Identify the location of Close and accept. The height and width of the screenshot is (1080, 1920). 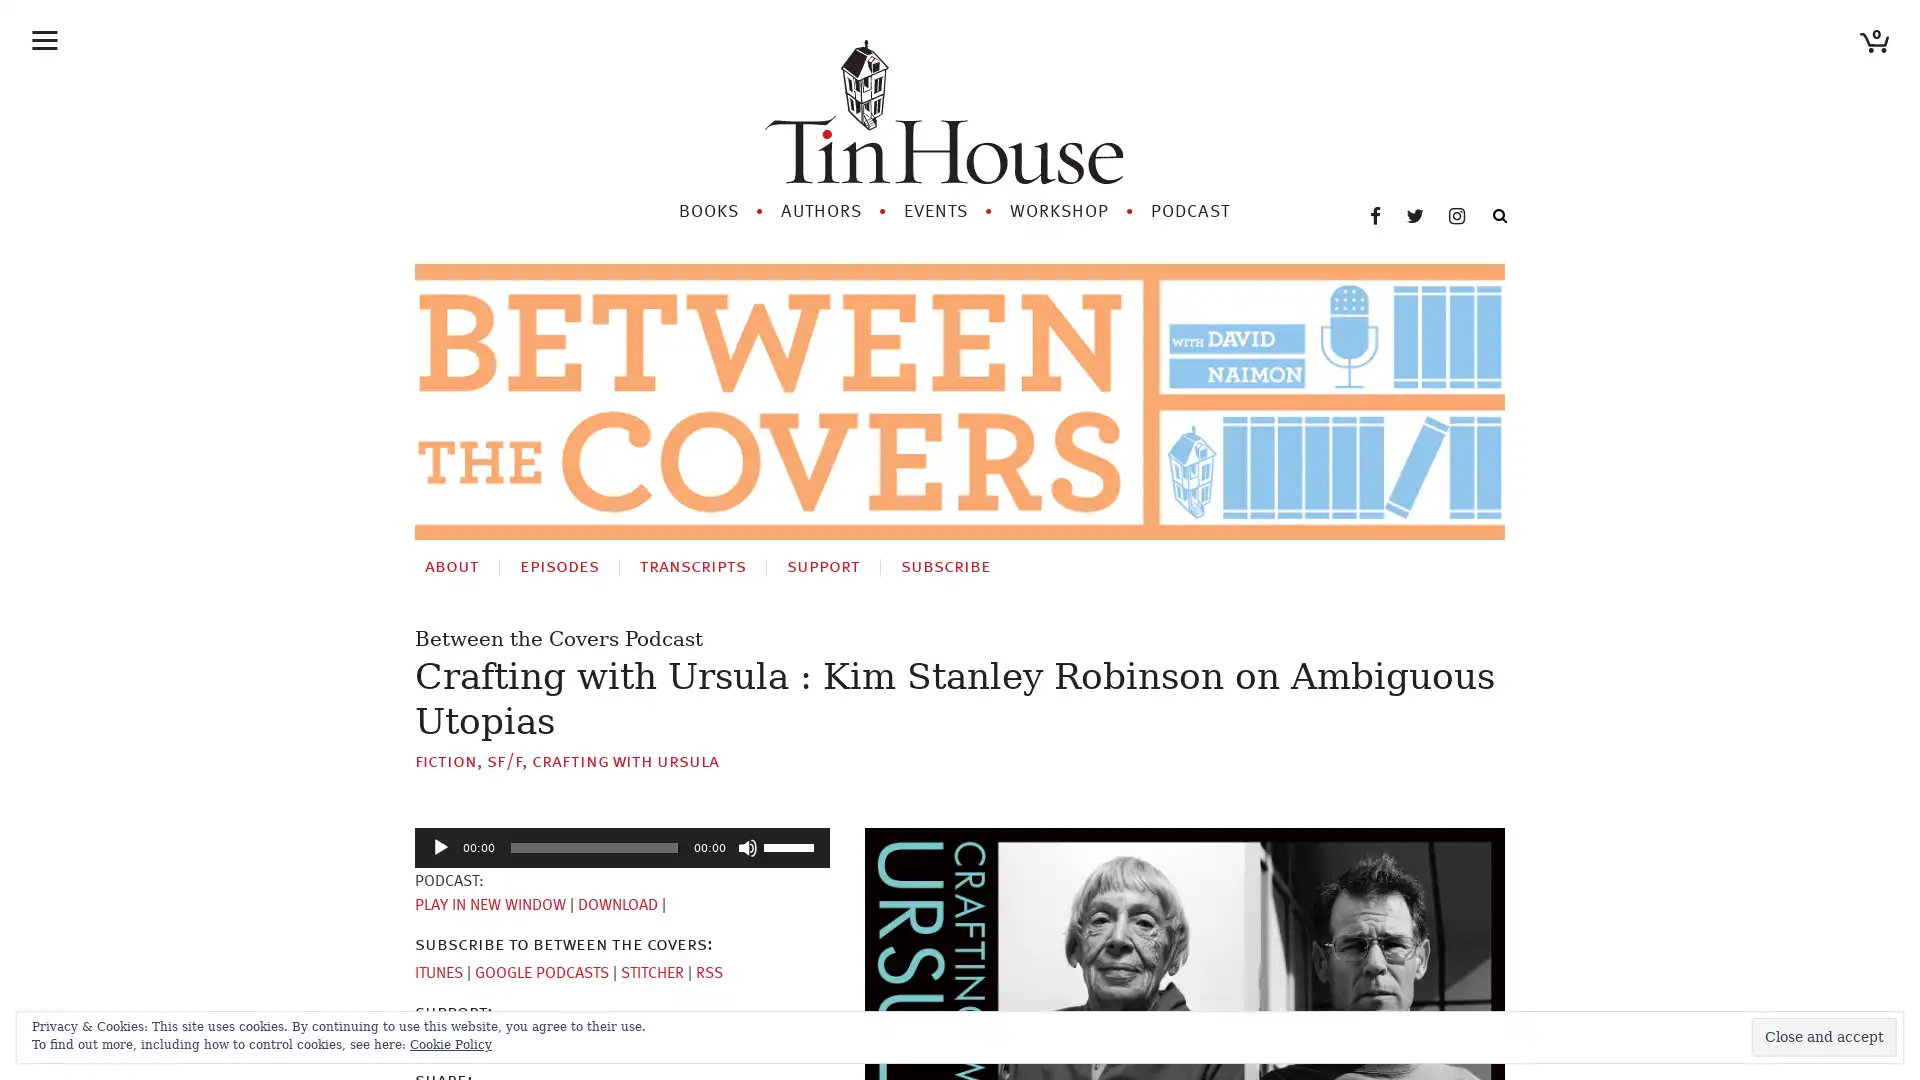
(1824, 1036).